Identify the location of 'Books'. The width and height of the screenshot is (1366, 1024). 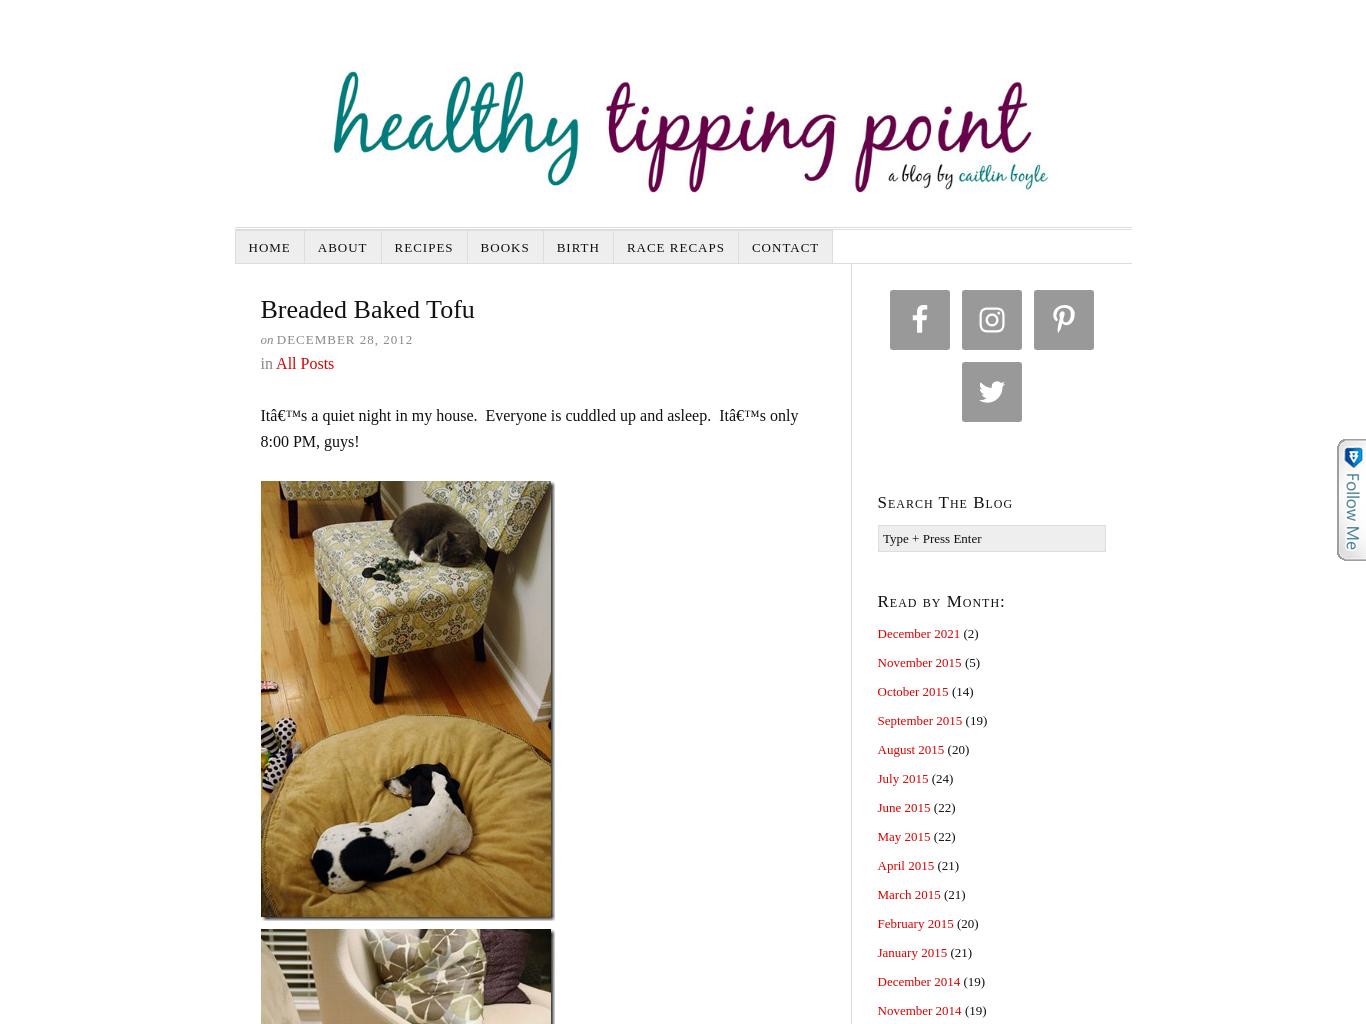
(480, 245).